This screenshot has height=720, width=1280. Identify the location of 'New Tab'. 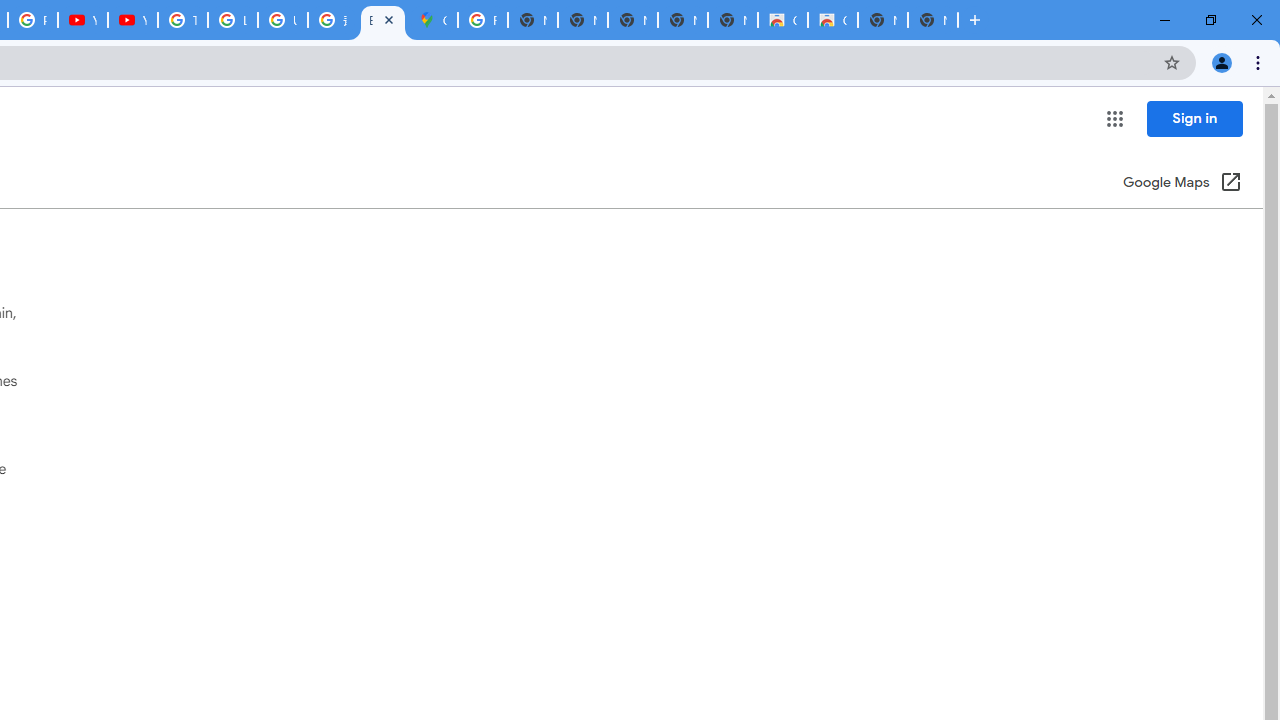
(931, 20).